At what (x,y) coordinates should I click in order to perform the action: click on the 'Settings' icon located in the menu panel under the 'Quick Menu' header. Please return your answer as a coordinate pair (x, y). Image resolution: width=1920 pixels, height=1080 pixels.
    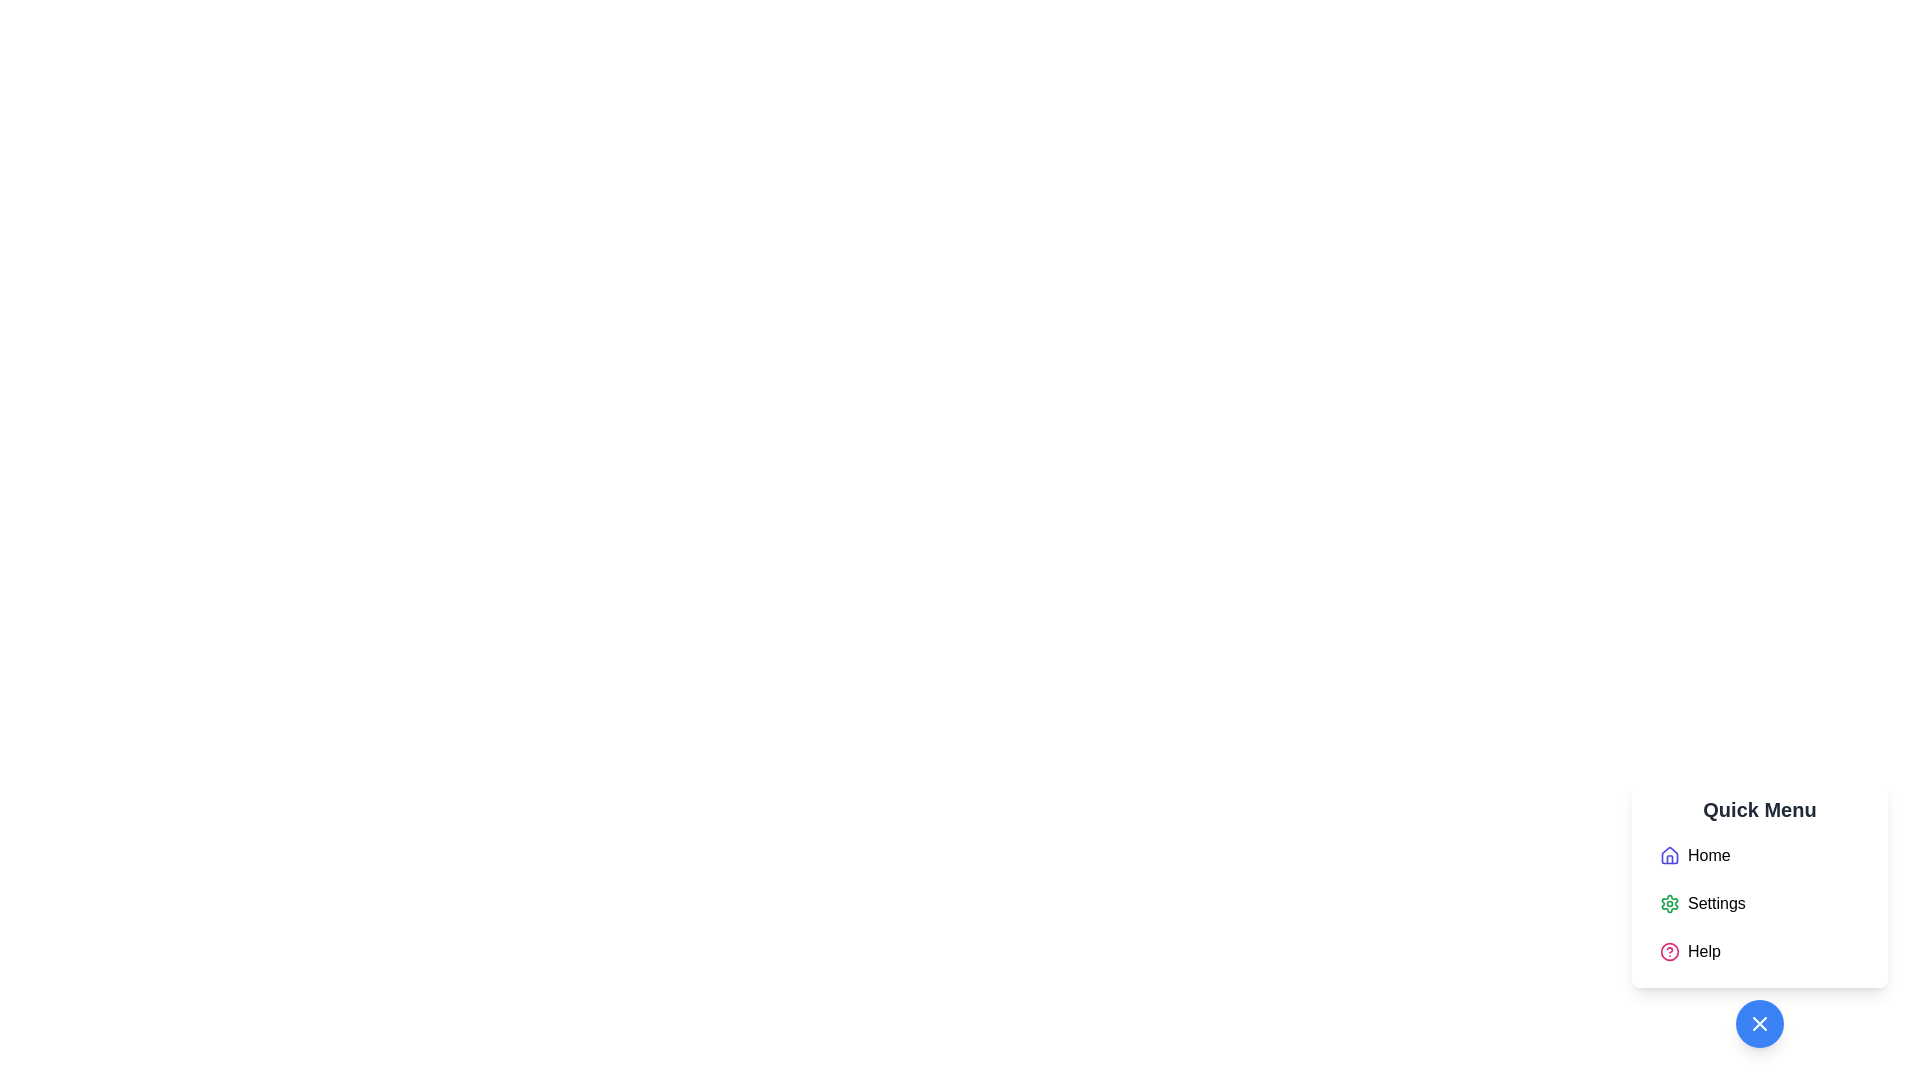
    Looking at the image, I should click on (1670, 903).